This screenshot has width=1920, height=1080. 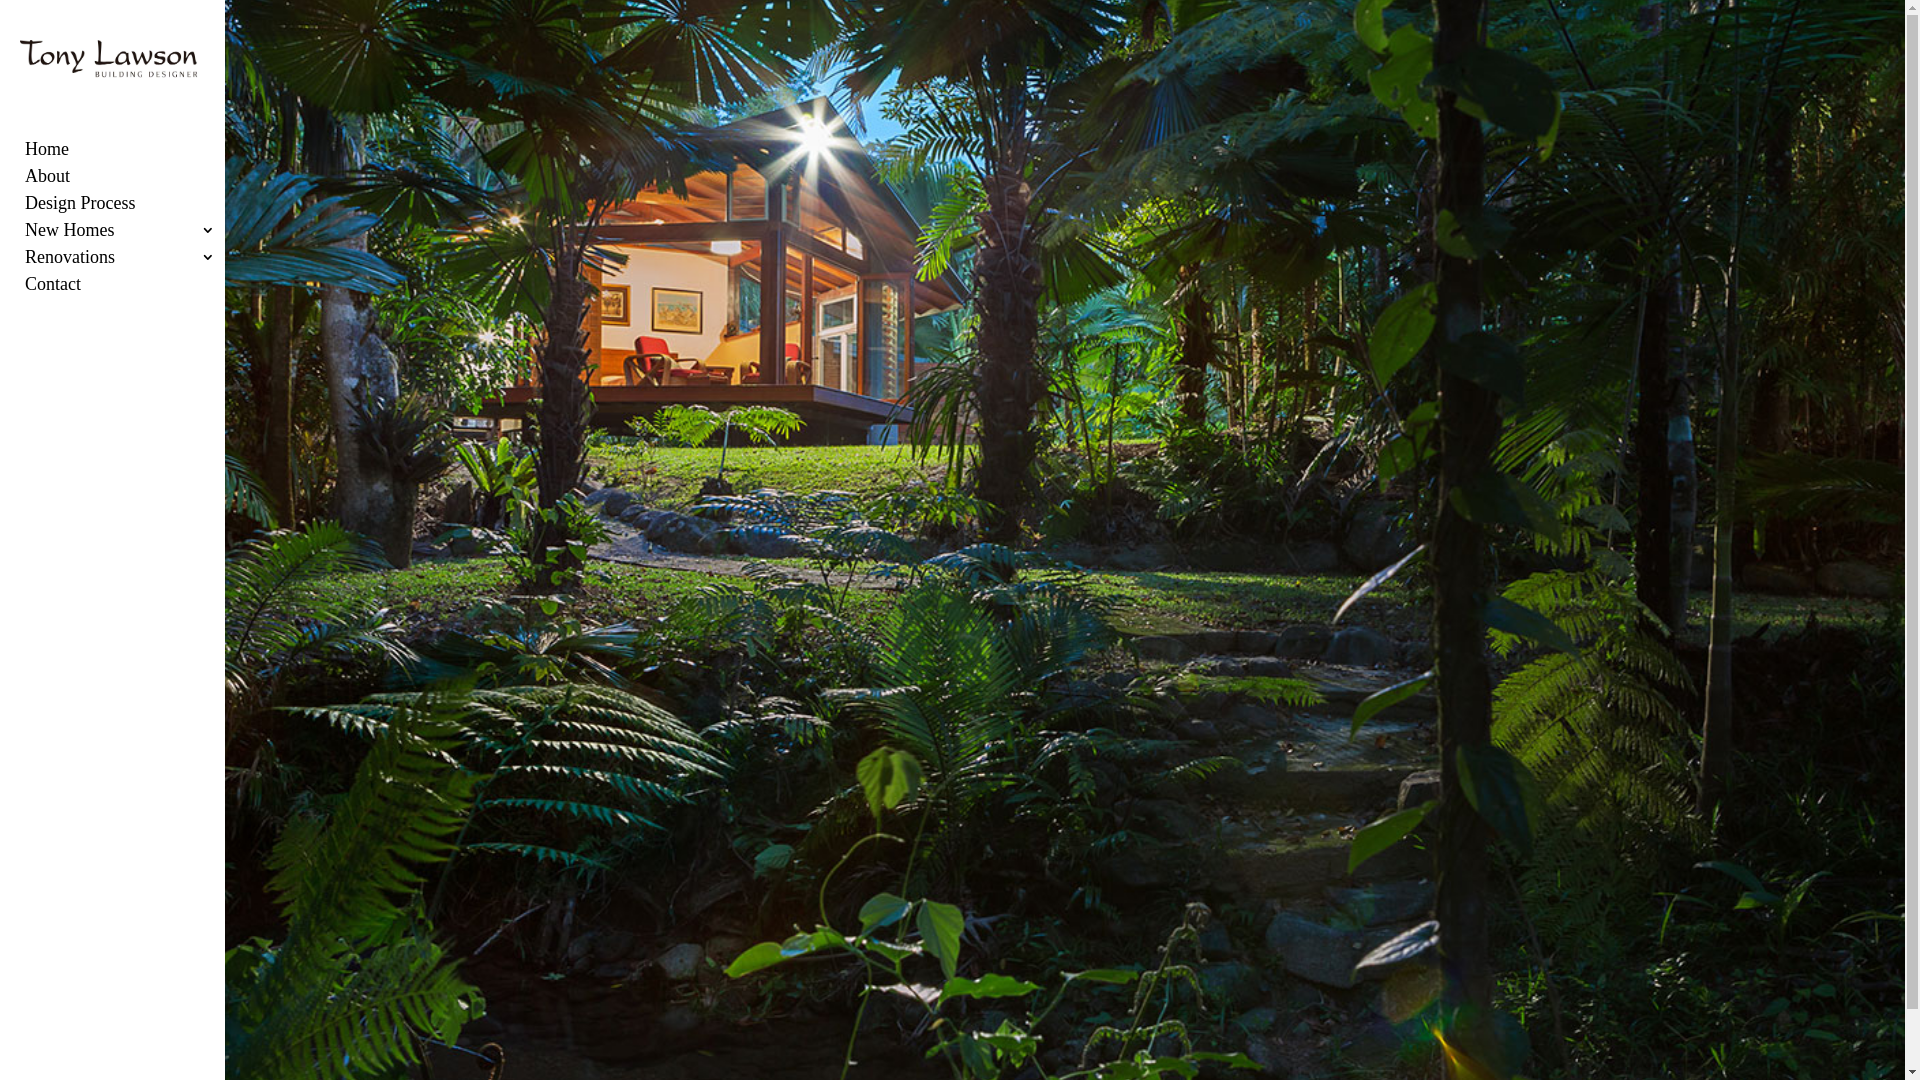 What do you see at coordinates (133, 262) in the screenshot?
I see `'Renovations'` at bounding box center [133, 262].